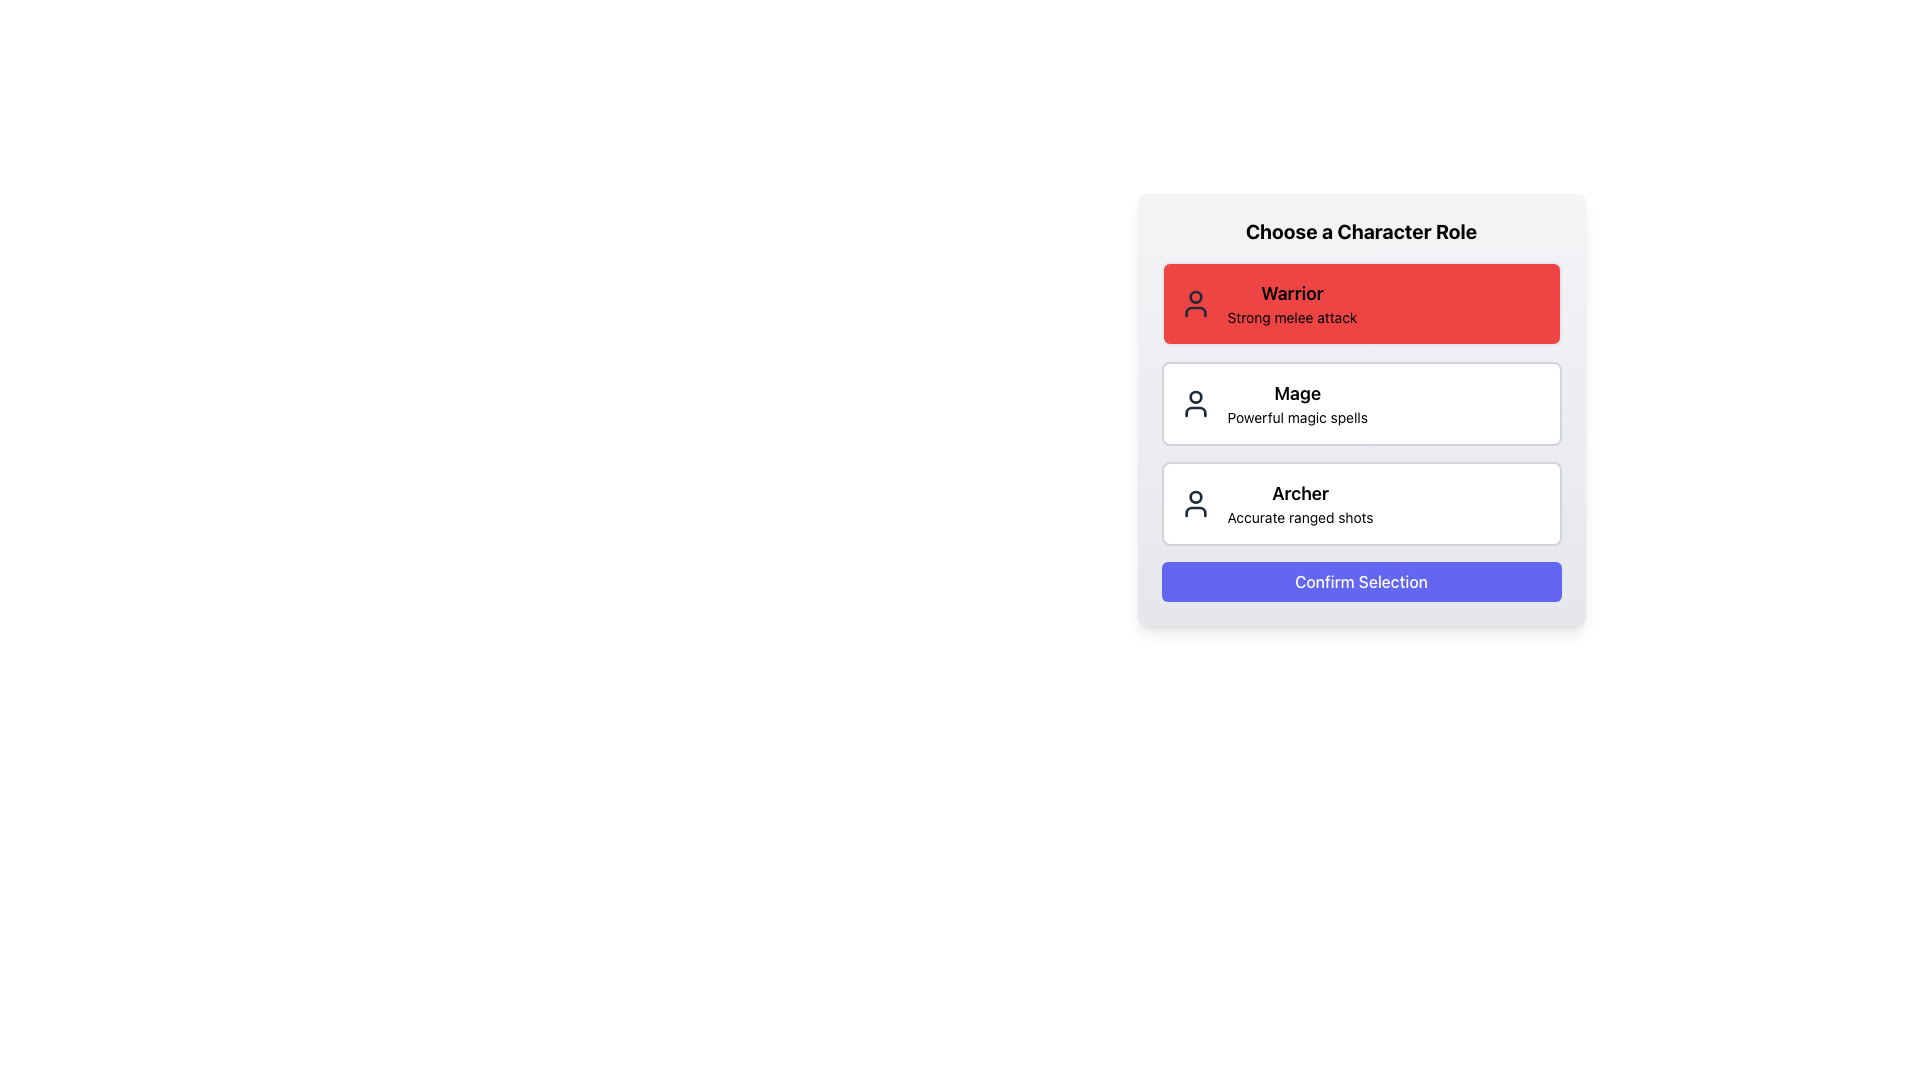 The height and width of the screenshot is (1080, 1920). What do you see at coordinates (1360, 304) in the screenshot?
I see `the 'Warrior' character selection button, which has a red background with a user icon and text describing a strong melee attack` at bounding box center [1360, 304].